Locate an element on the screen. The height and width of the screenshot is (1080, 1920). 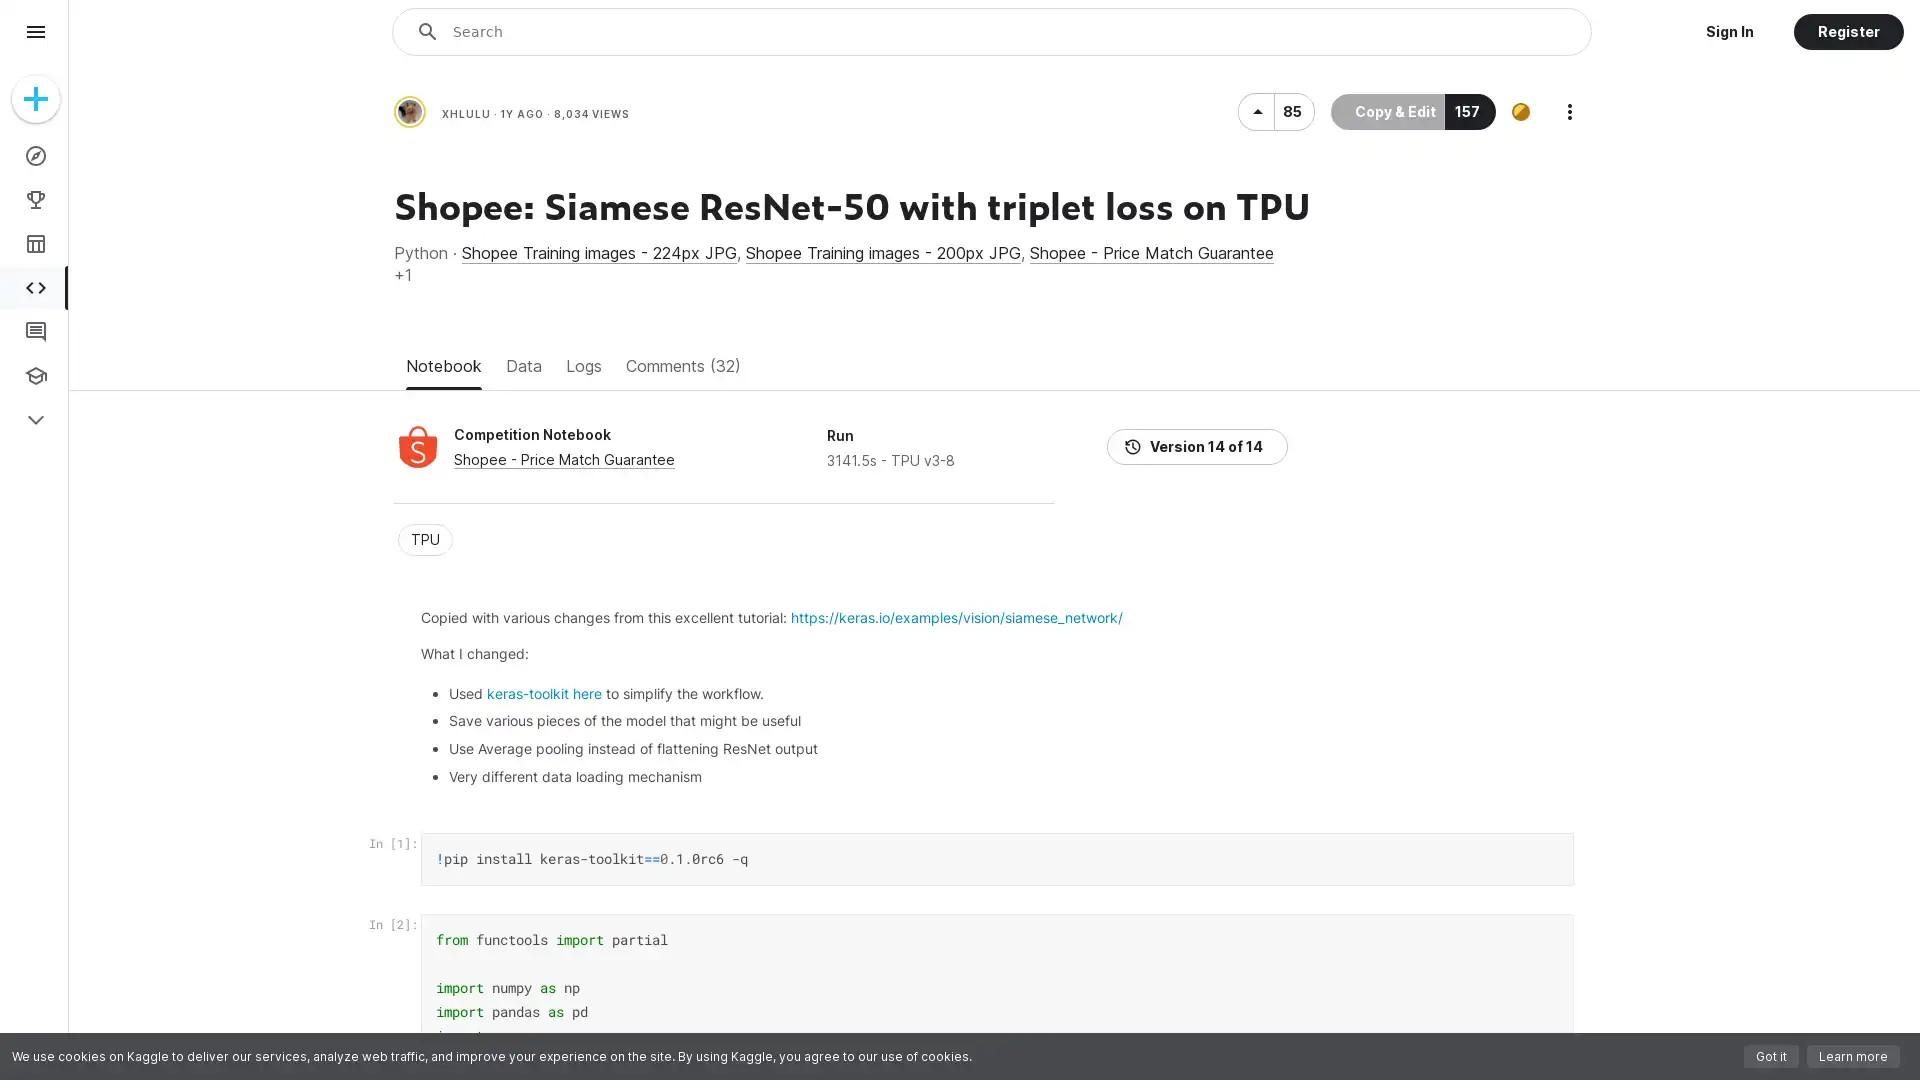
menu is located at coordinates (35, 31).